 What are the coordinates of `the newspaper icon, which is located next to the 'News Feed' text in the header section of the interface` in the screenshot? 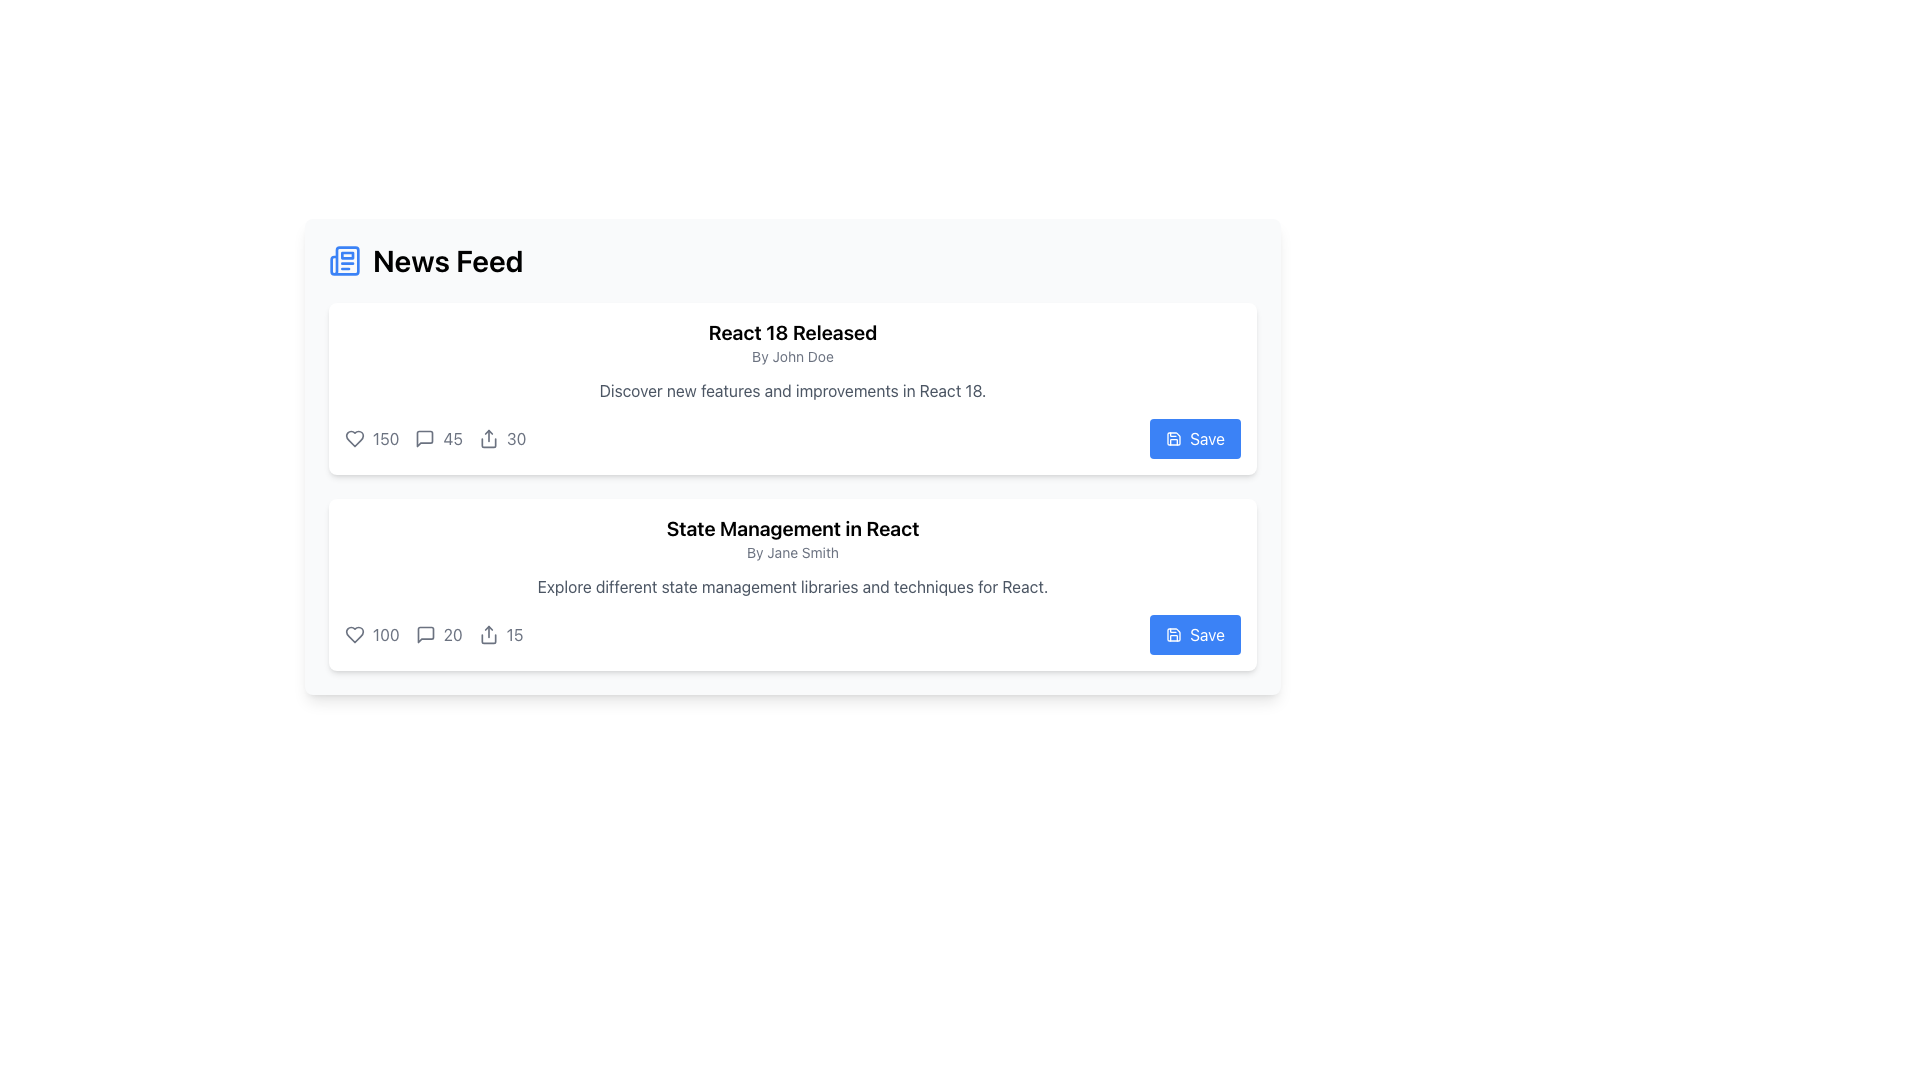 It's located at (345, 260).